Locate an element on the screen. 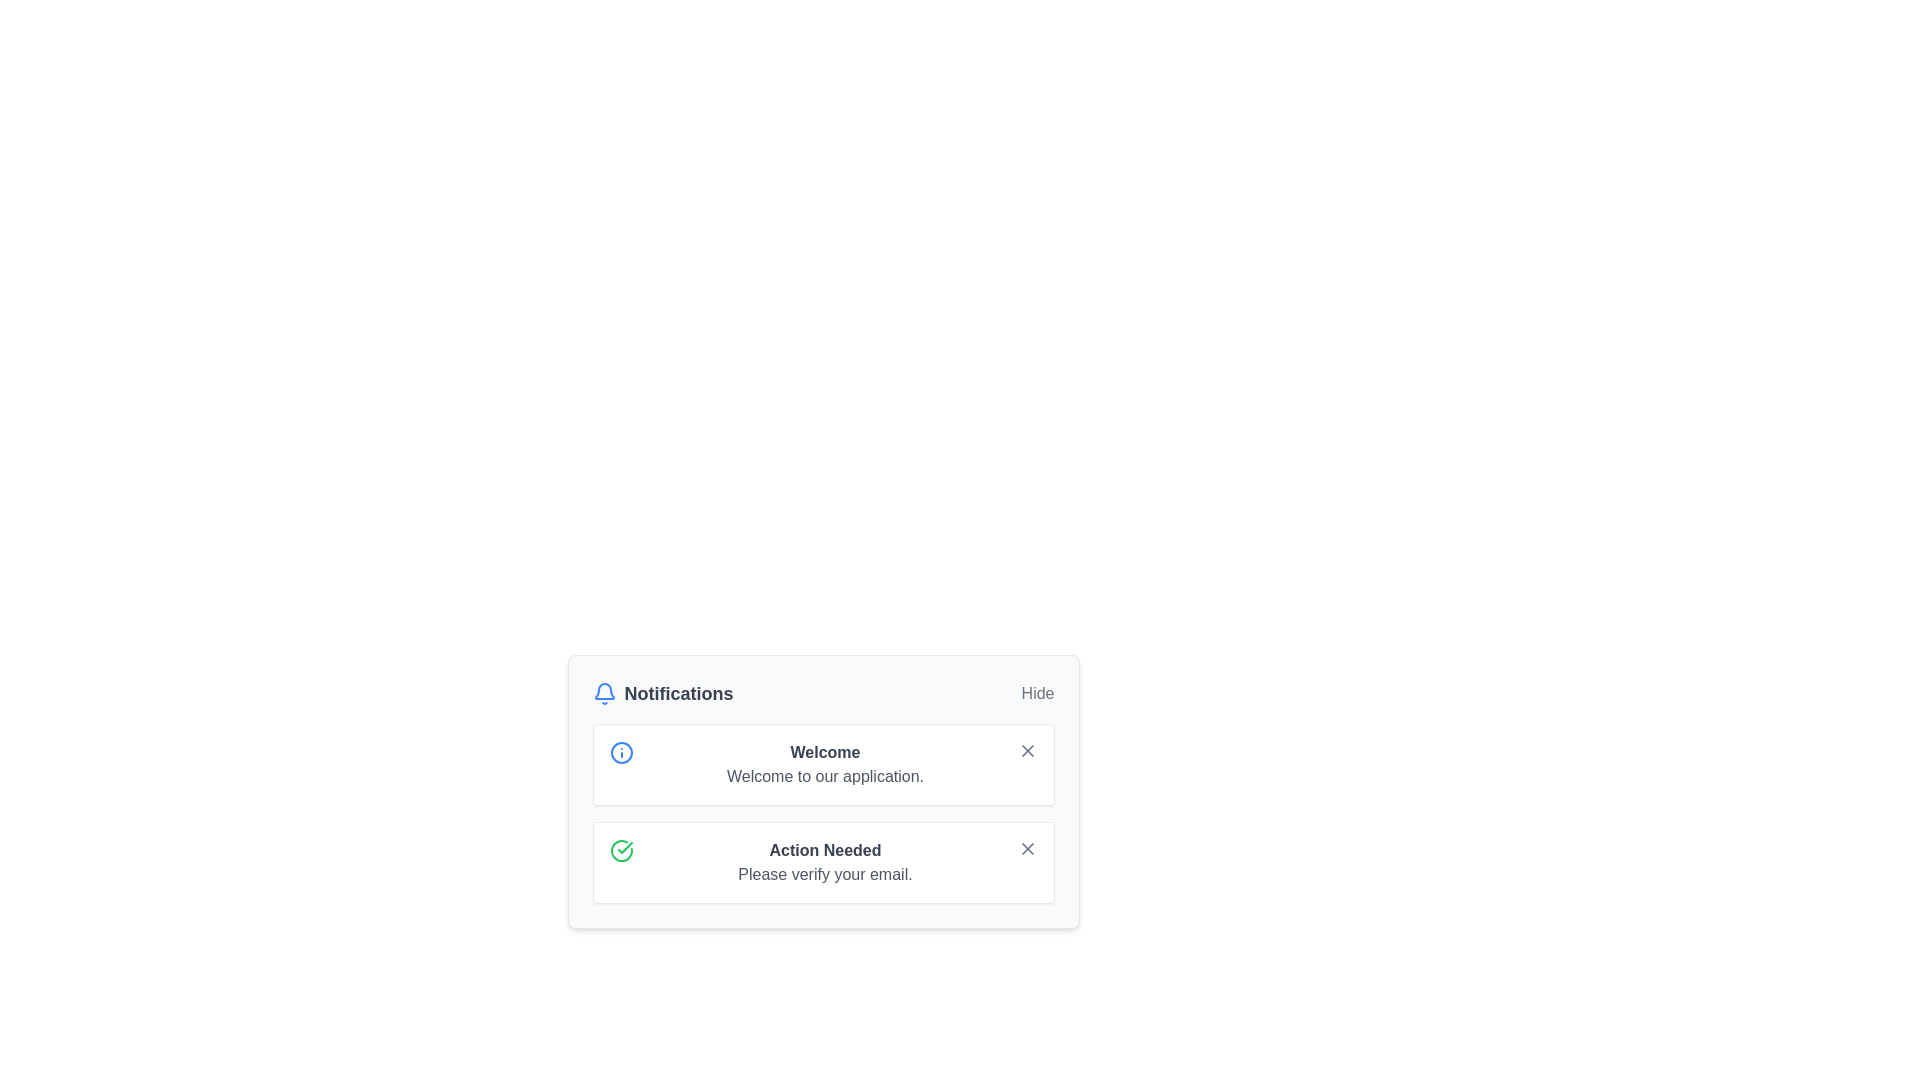 This screenshot has height=1080, width=1920. the blue bell icon representing notifications located at the left within the notification header area is located at coordinates (603, 693).